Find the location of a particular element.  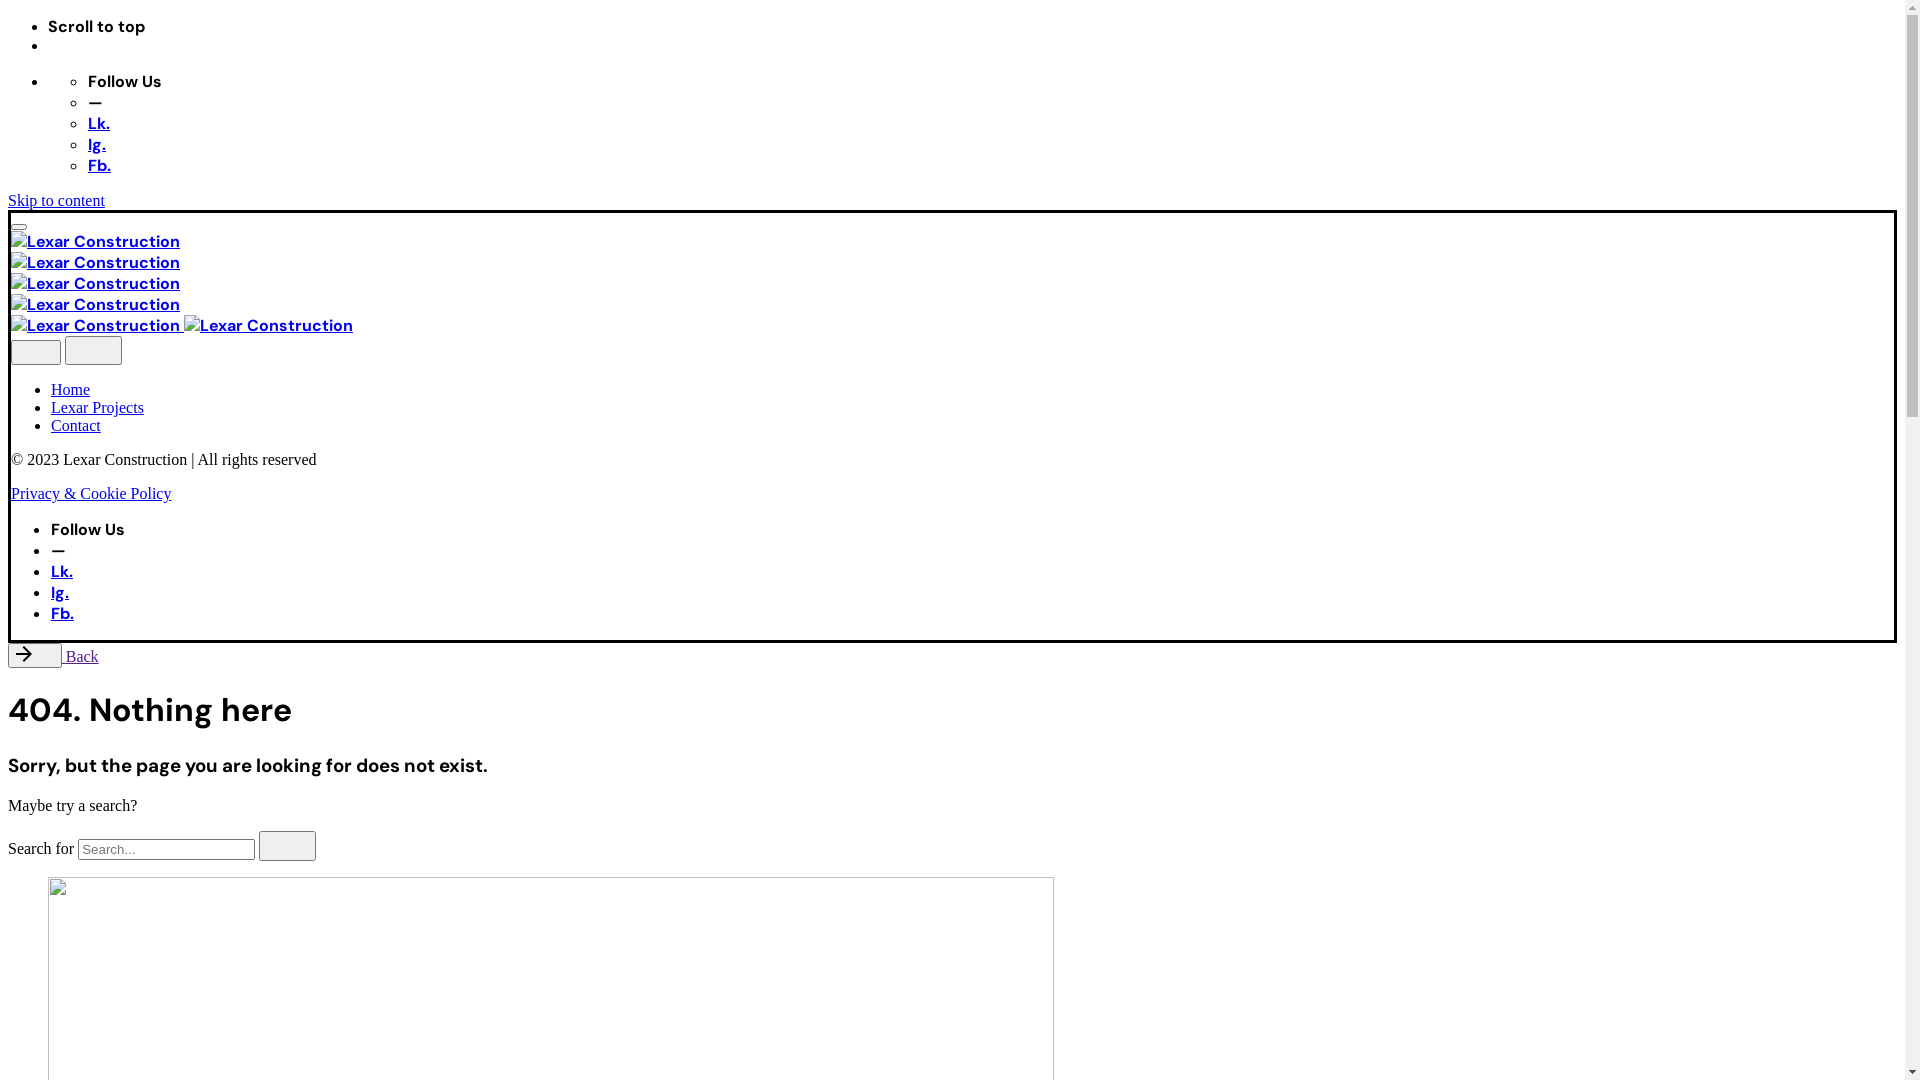

'Skip to content' is located at coordinates (56, 200).